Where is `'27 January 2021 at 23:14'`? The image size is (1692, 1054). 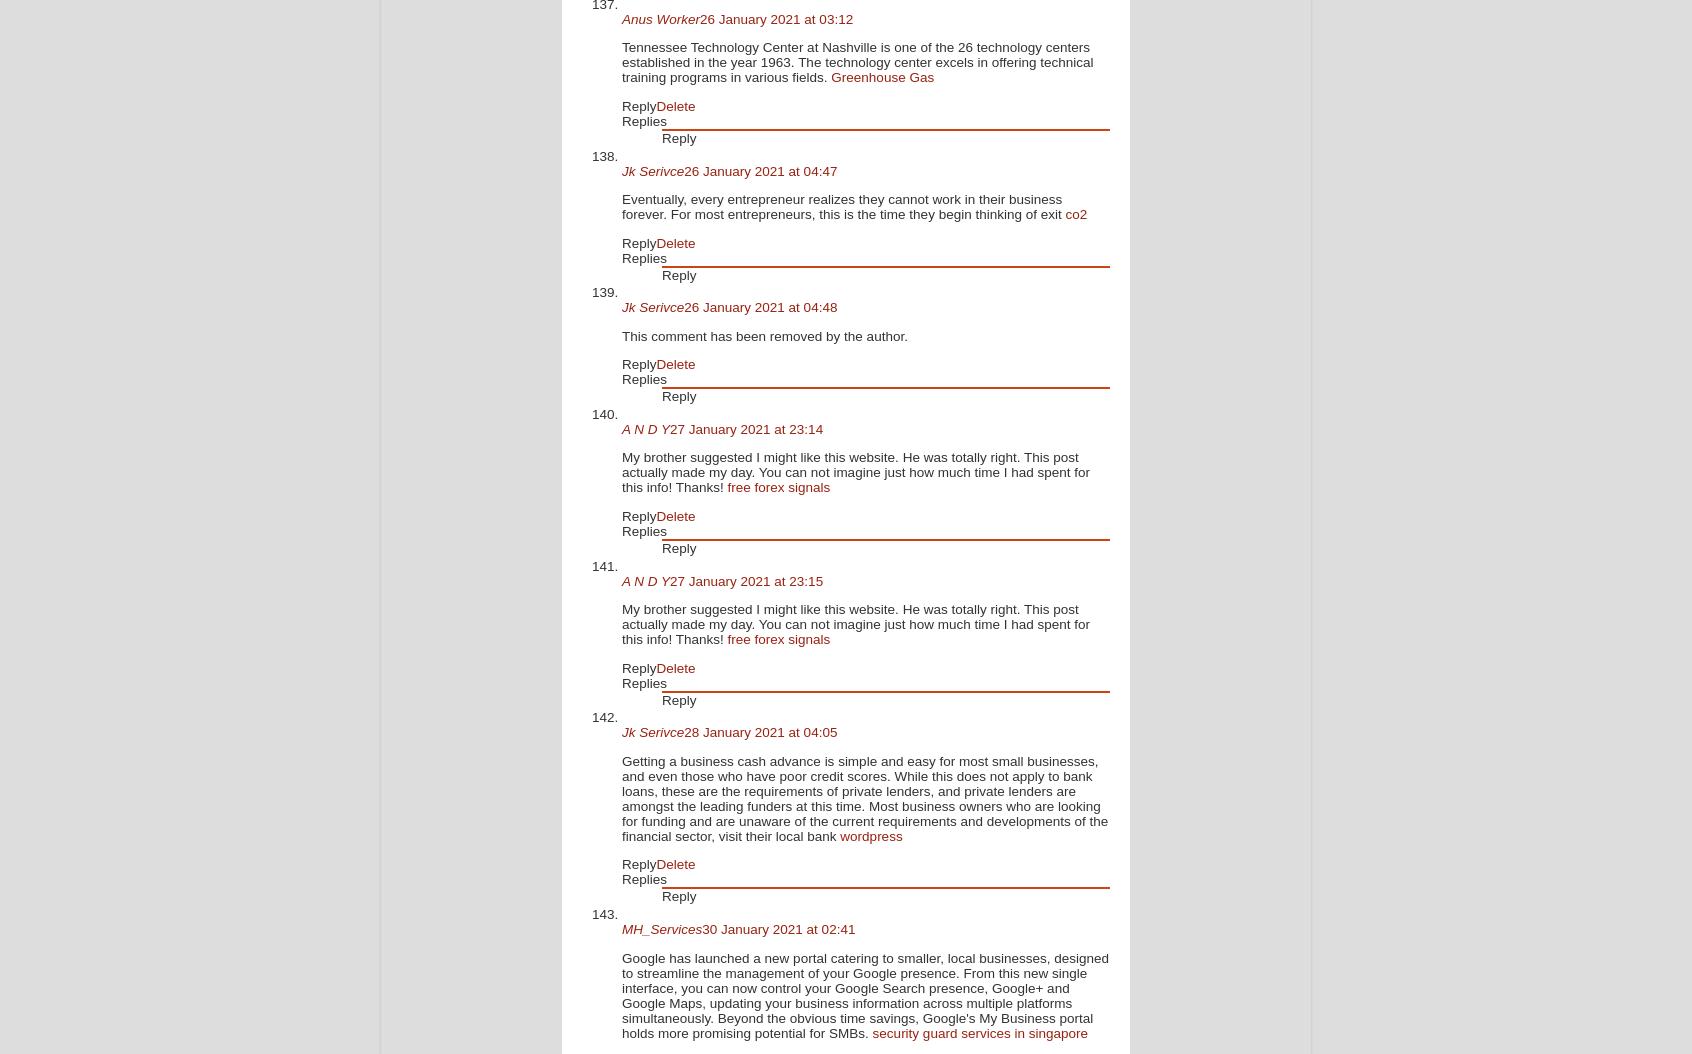 '27 January 2021 at 23:14' is located at coordinates (745, 428).